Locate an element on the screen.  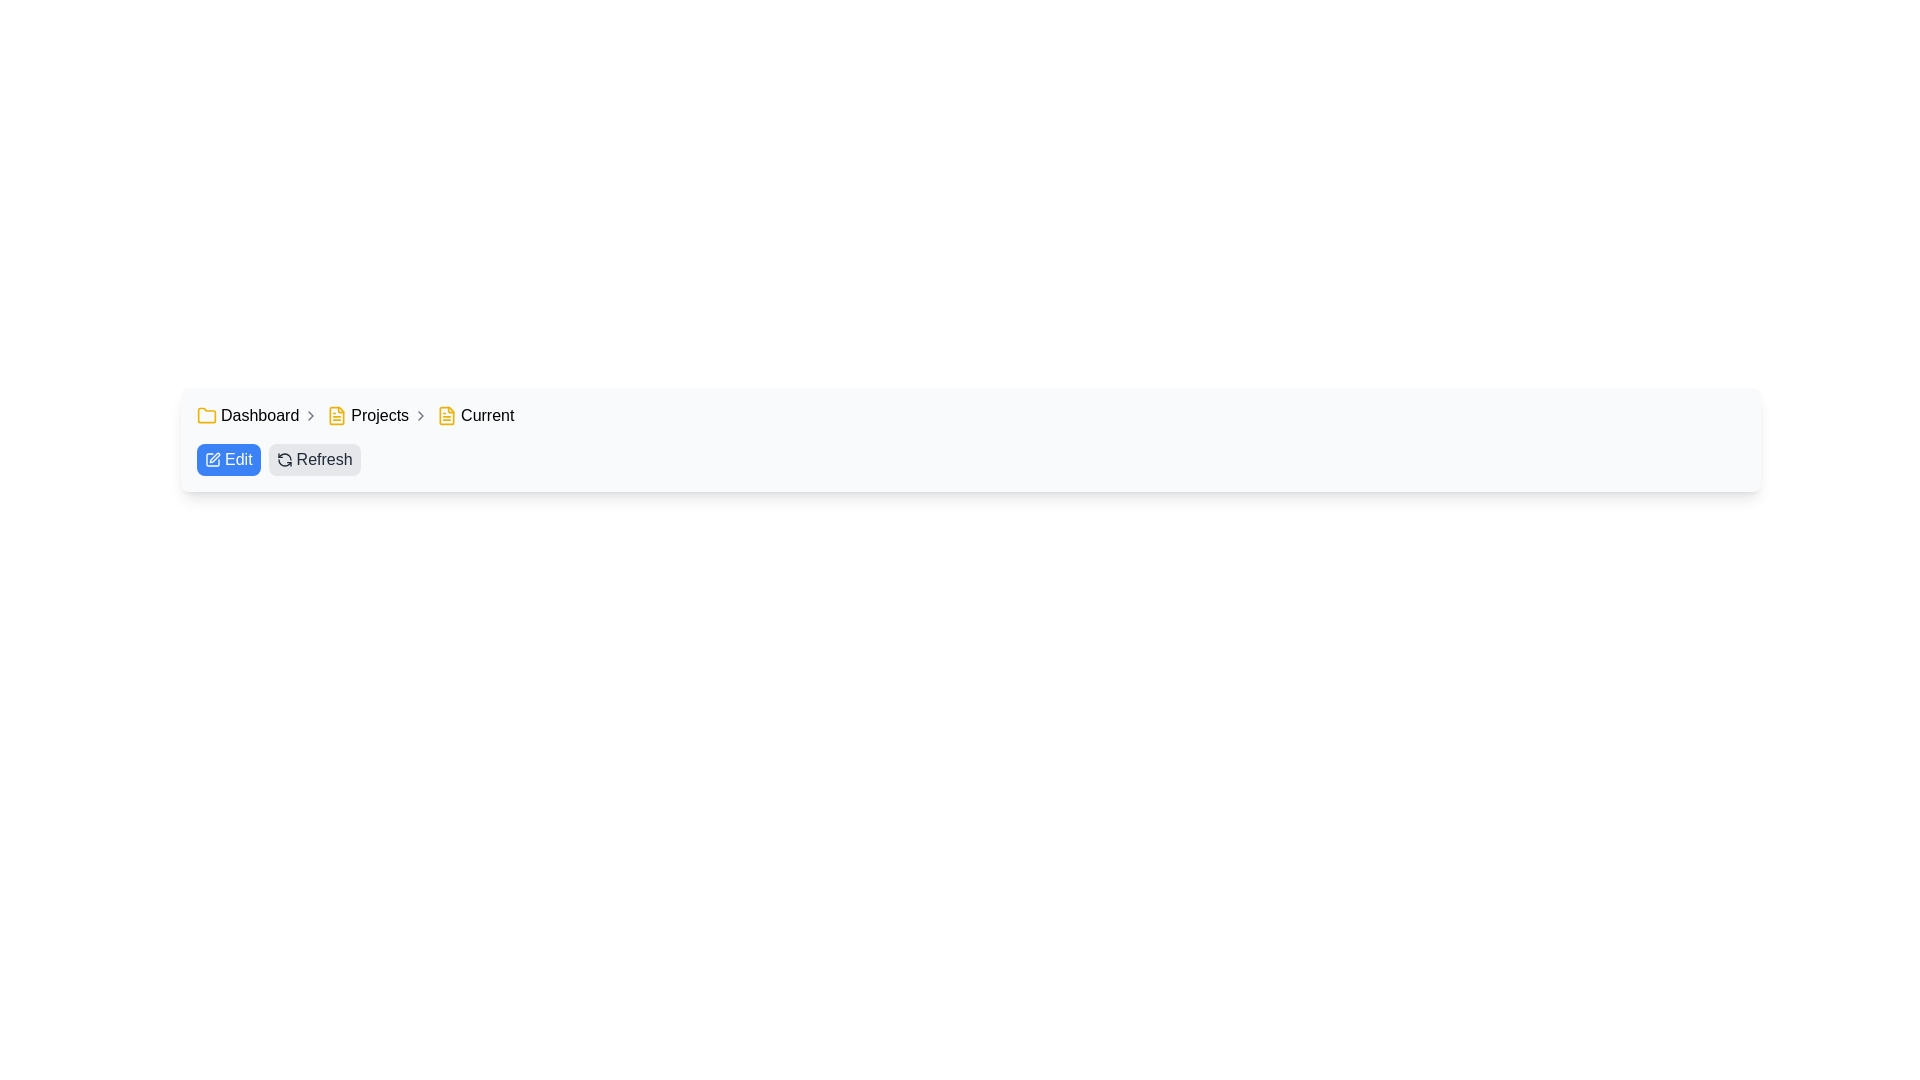
the Chevron Right icon, which serves as a separator in the breadcrumb navigation bar, located directly to the right of the 'Projects' text is located at coordinates (420, 415).